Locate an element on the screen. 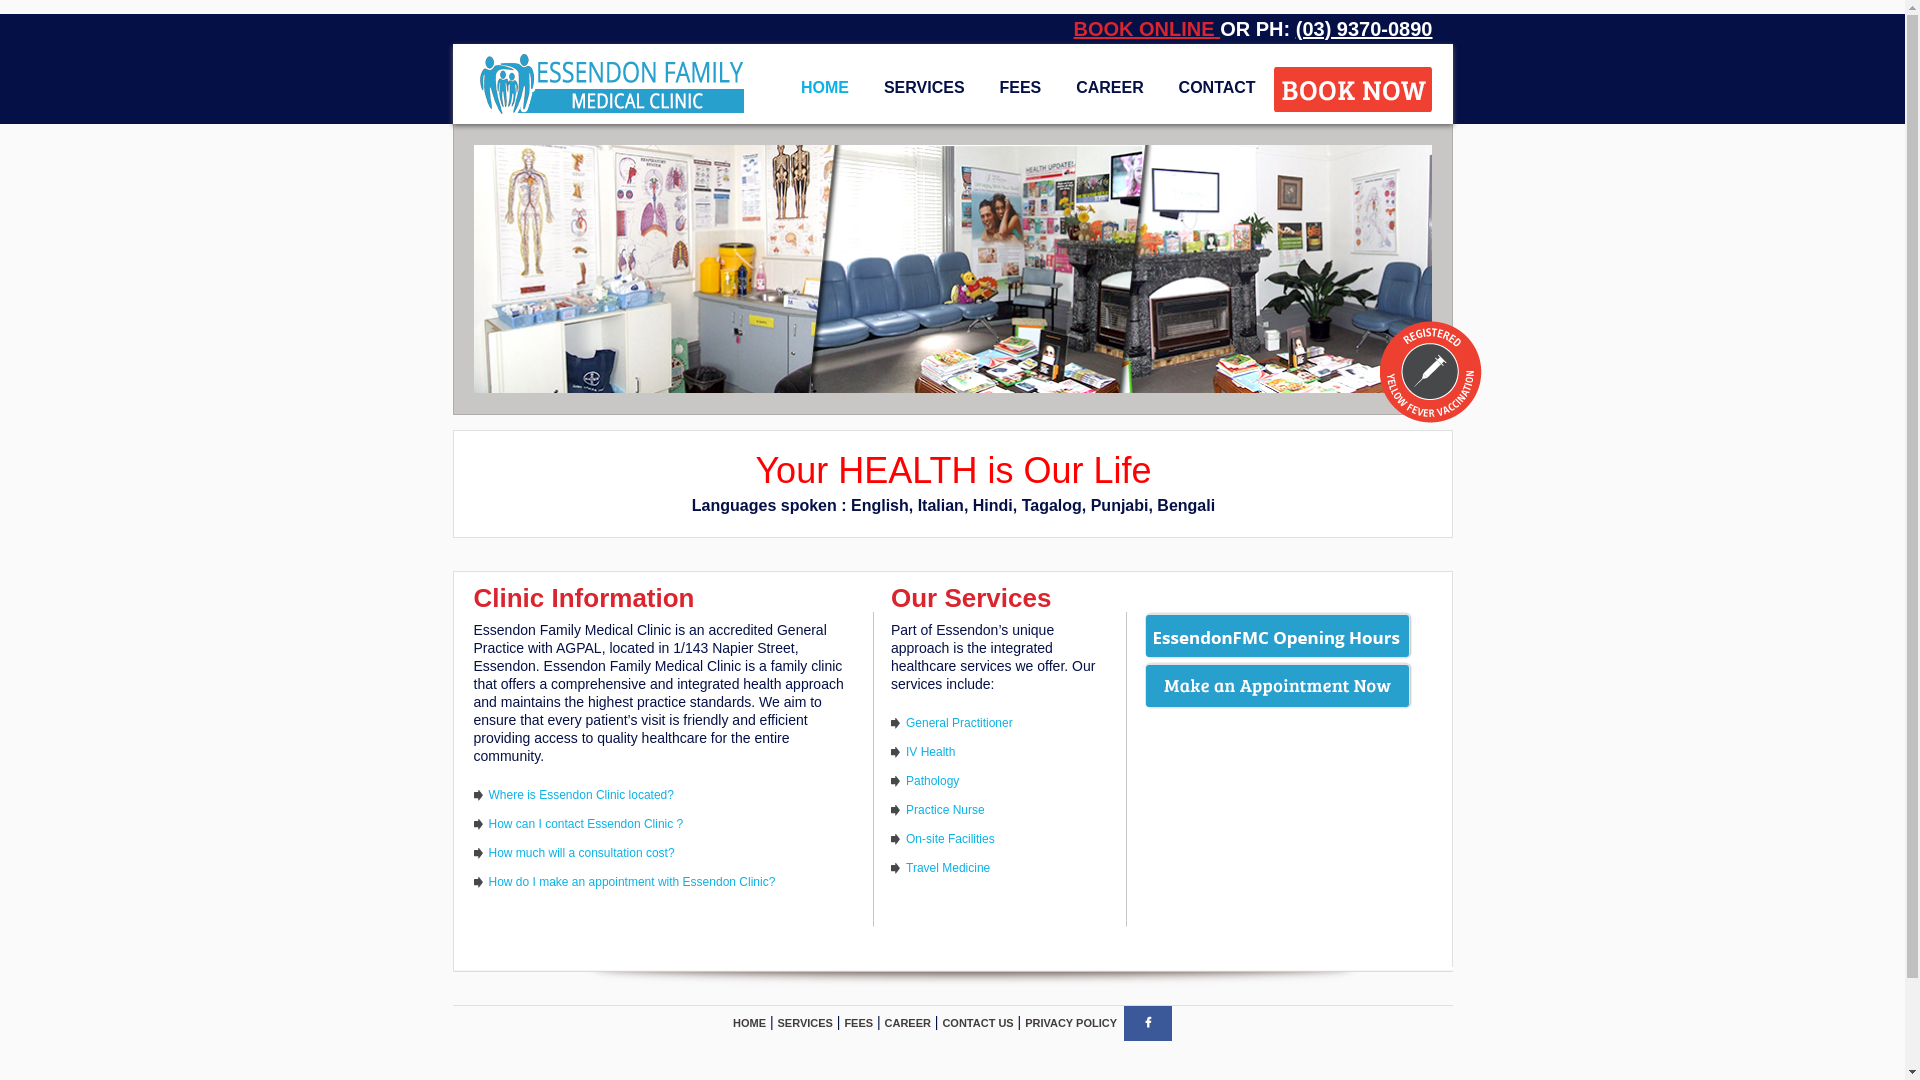  'HOME' is located at coordinates (825, 86).